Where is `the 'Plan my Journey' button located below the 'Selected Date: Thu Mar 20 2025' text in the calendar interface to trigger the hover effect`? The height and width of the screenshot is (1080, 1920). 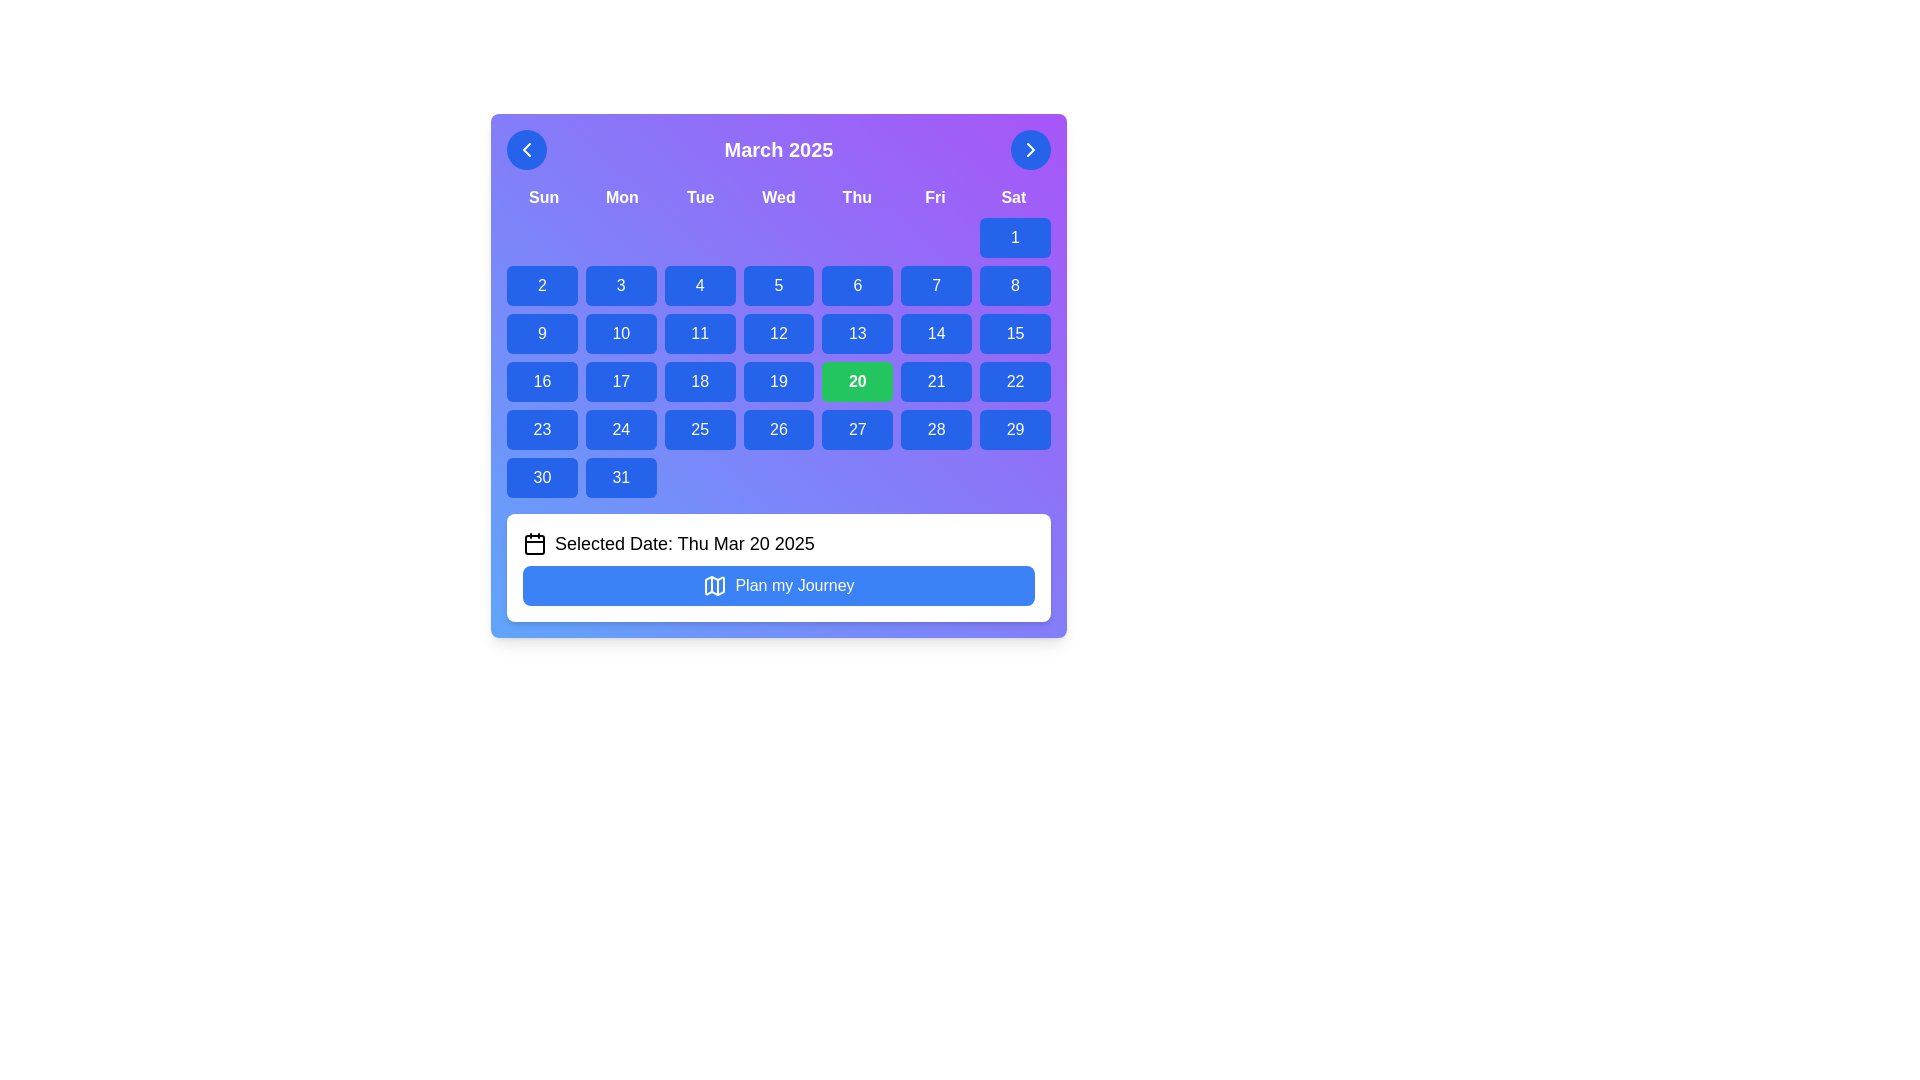 the 'Plan my Journey' button located below the 'Selected Date: Thu Mar 20 2025' text in the calendar interface to trigger the hover effect is located at coordinates (777, 585).